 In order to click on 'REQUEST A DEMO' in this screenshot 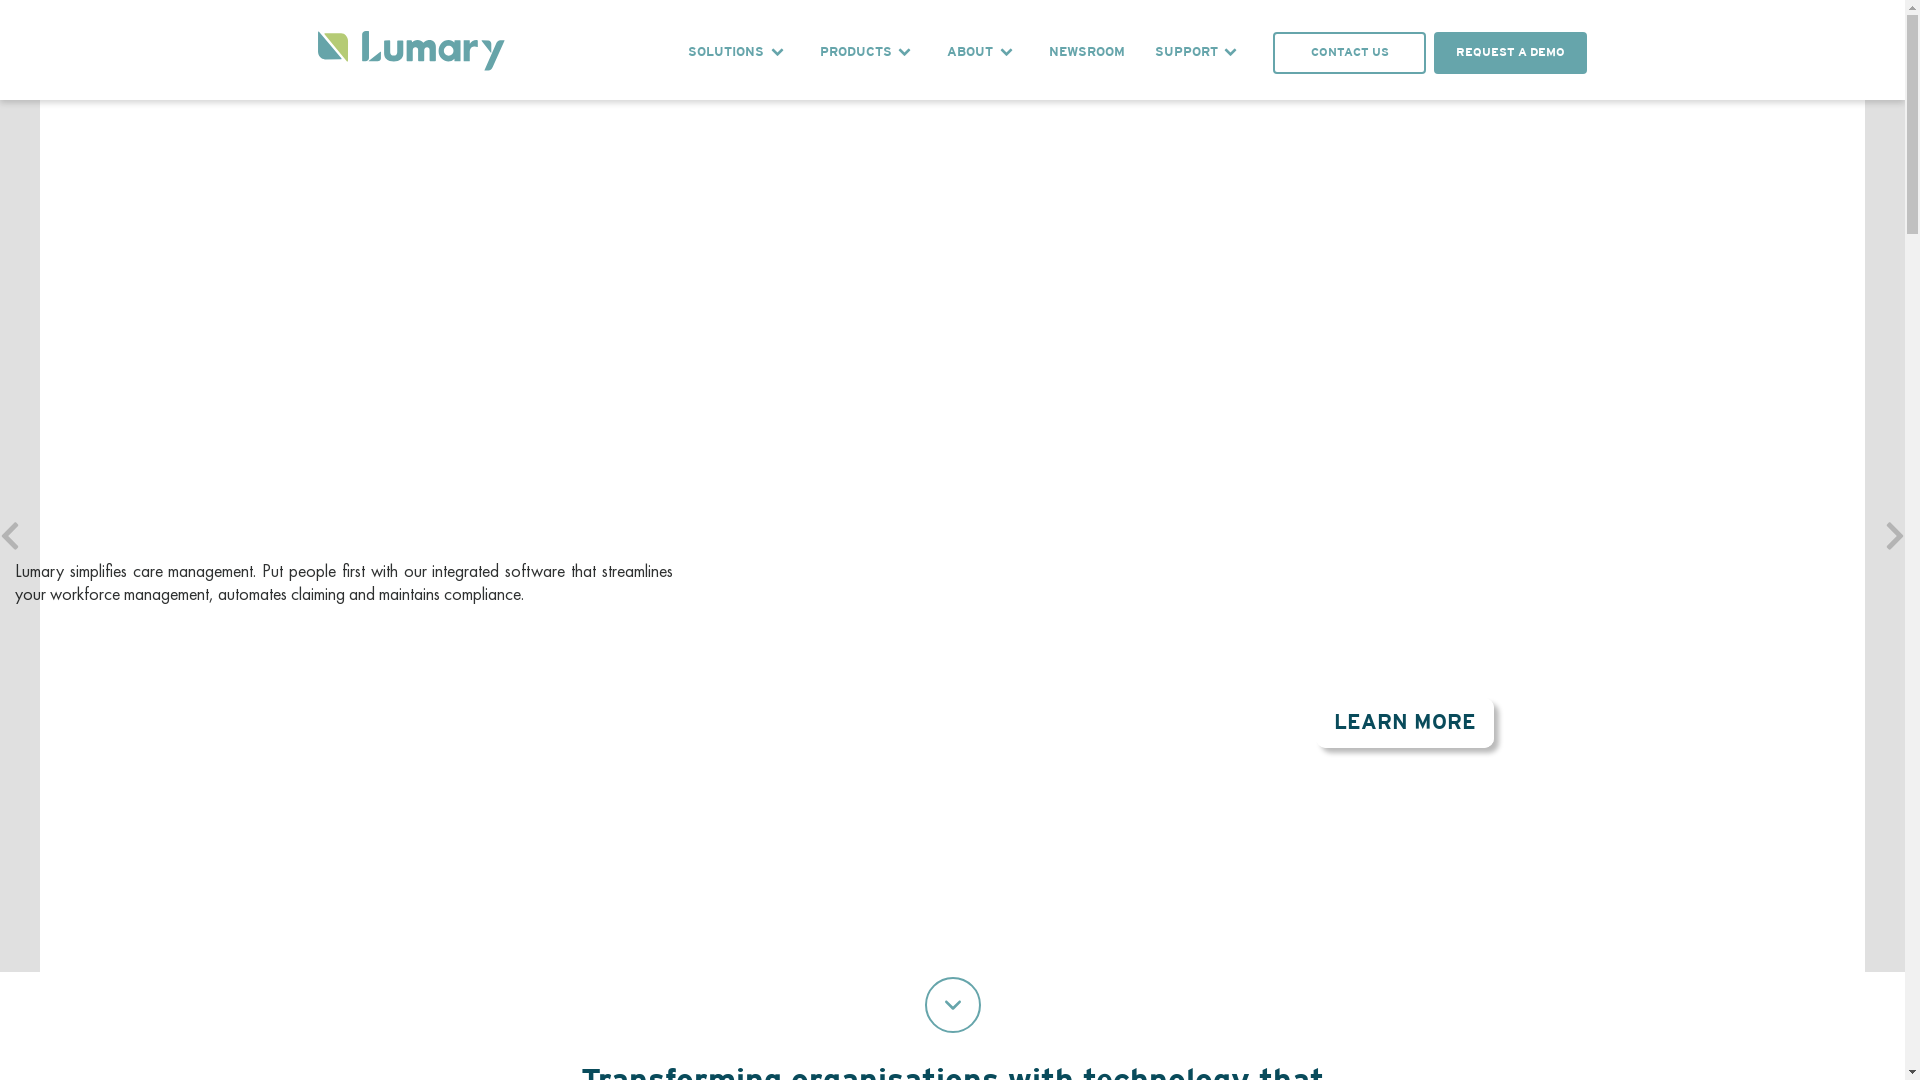, I will do `click(1510, 52)`.